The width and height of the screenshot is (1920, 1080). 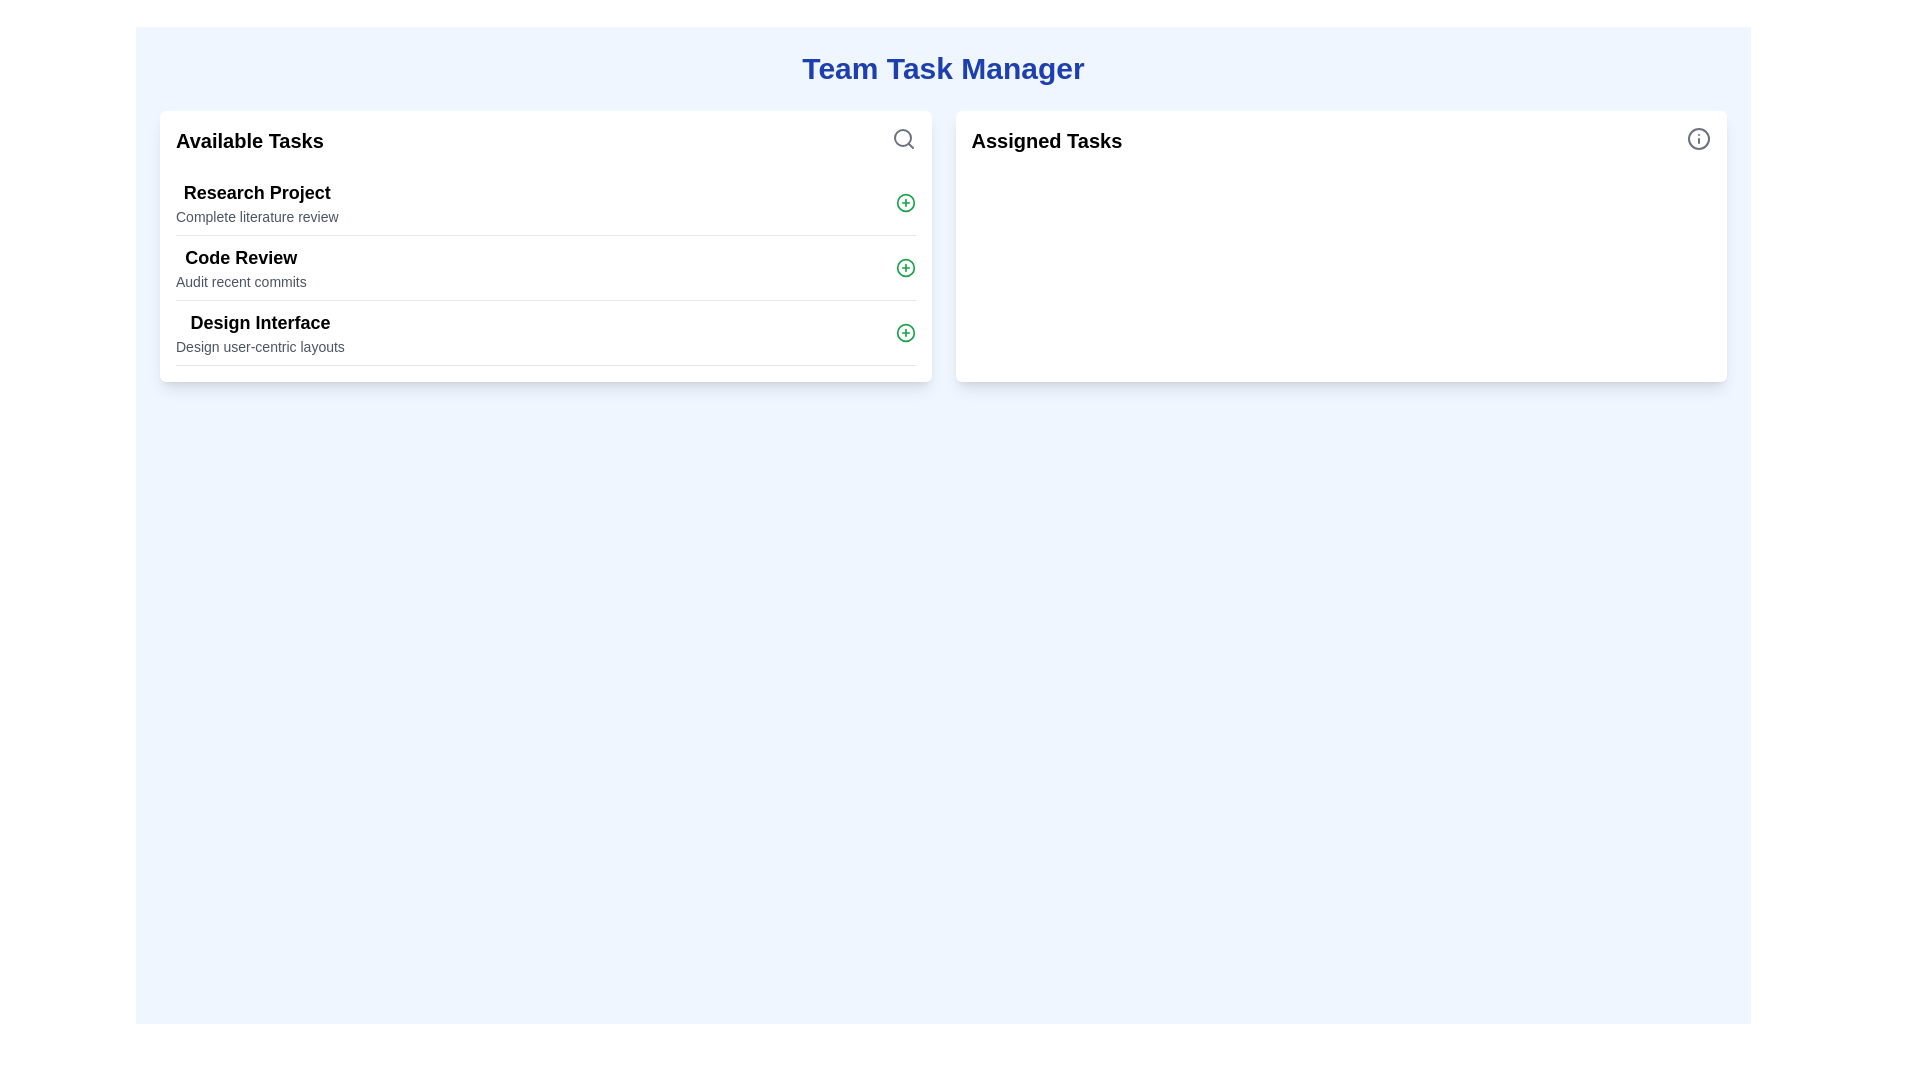 I want to click on the 'Code Review' text label, which is styled in bold and larger size, positioned as the second task title in the 'Available Tasks' section, so click(x=240, y=257).